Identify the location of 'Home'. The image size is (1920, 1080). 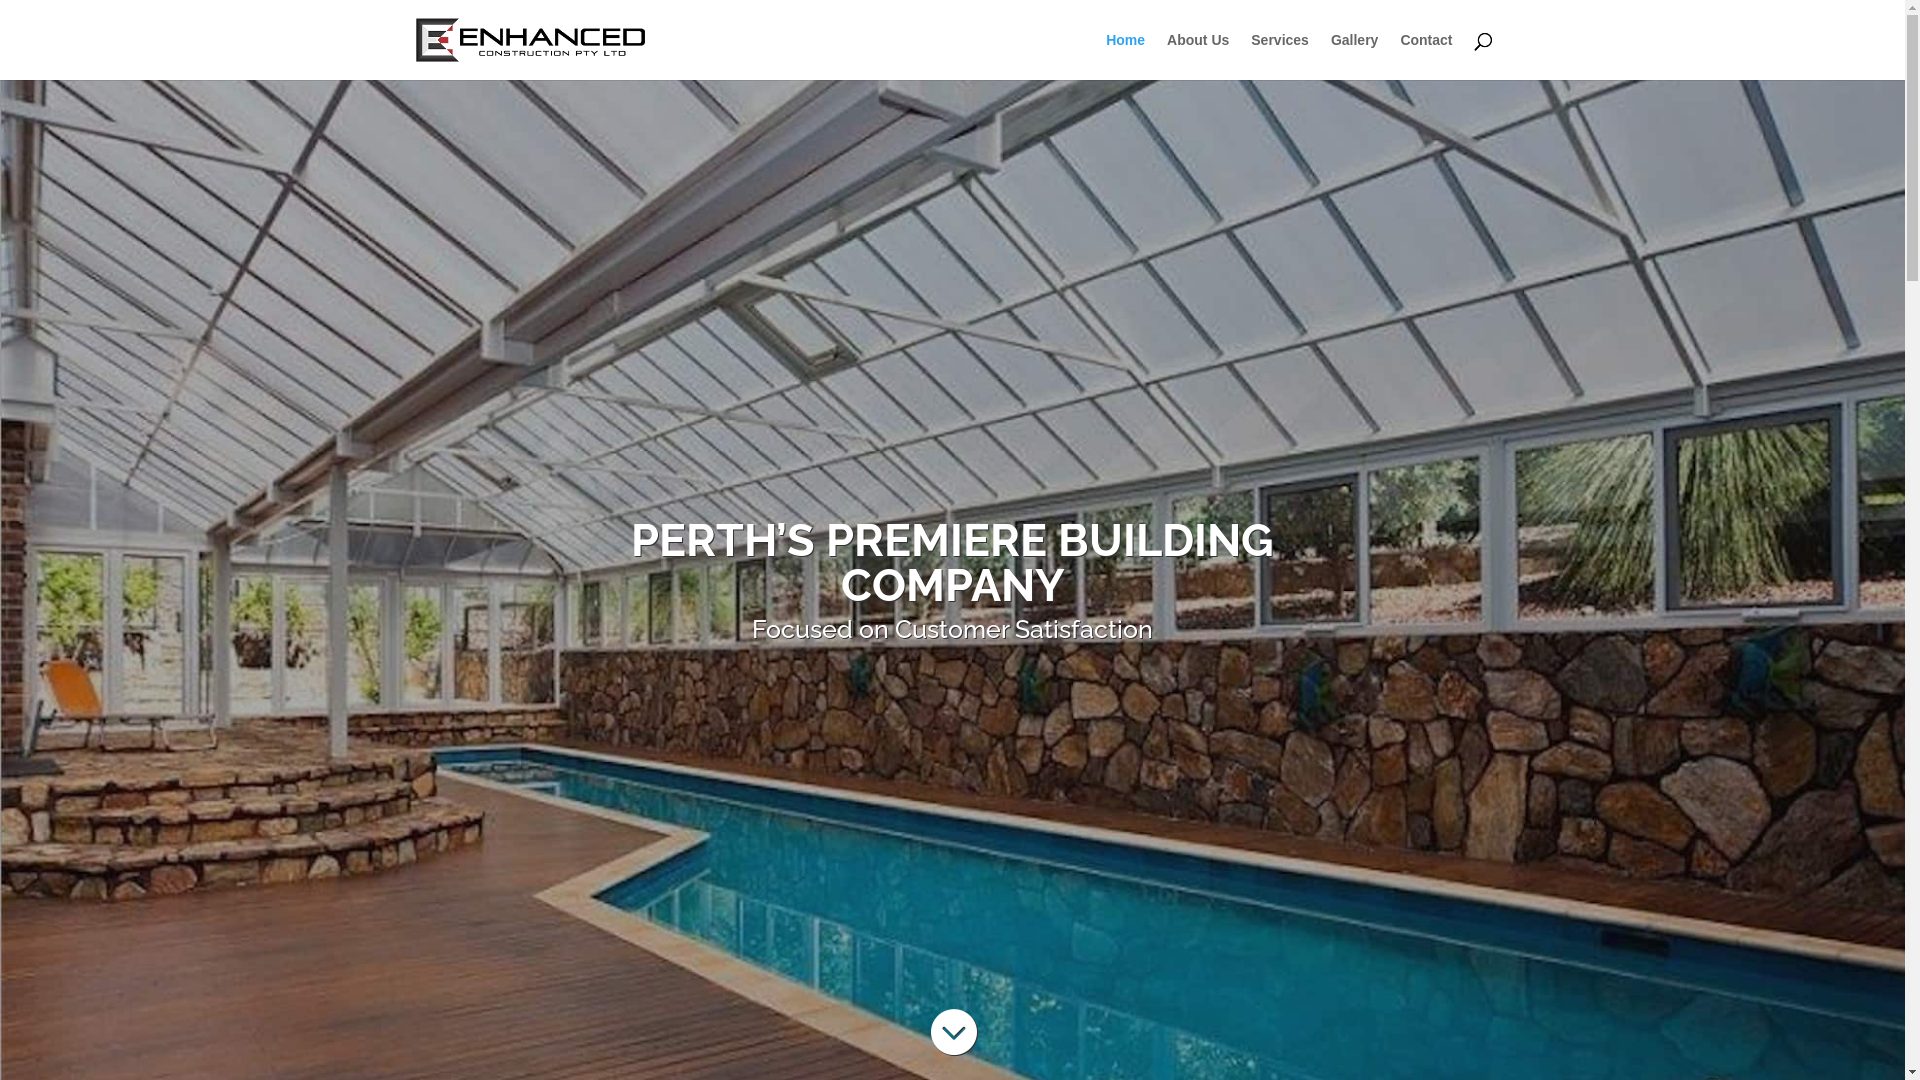
(1104, 55).